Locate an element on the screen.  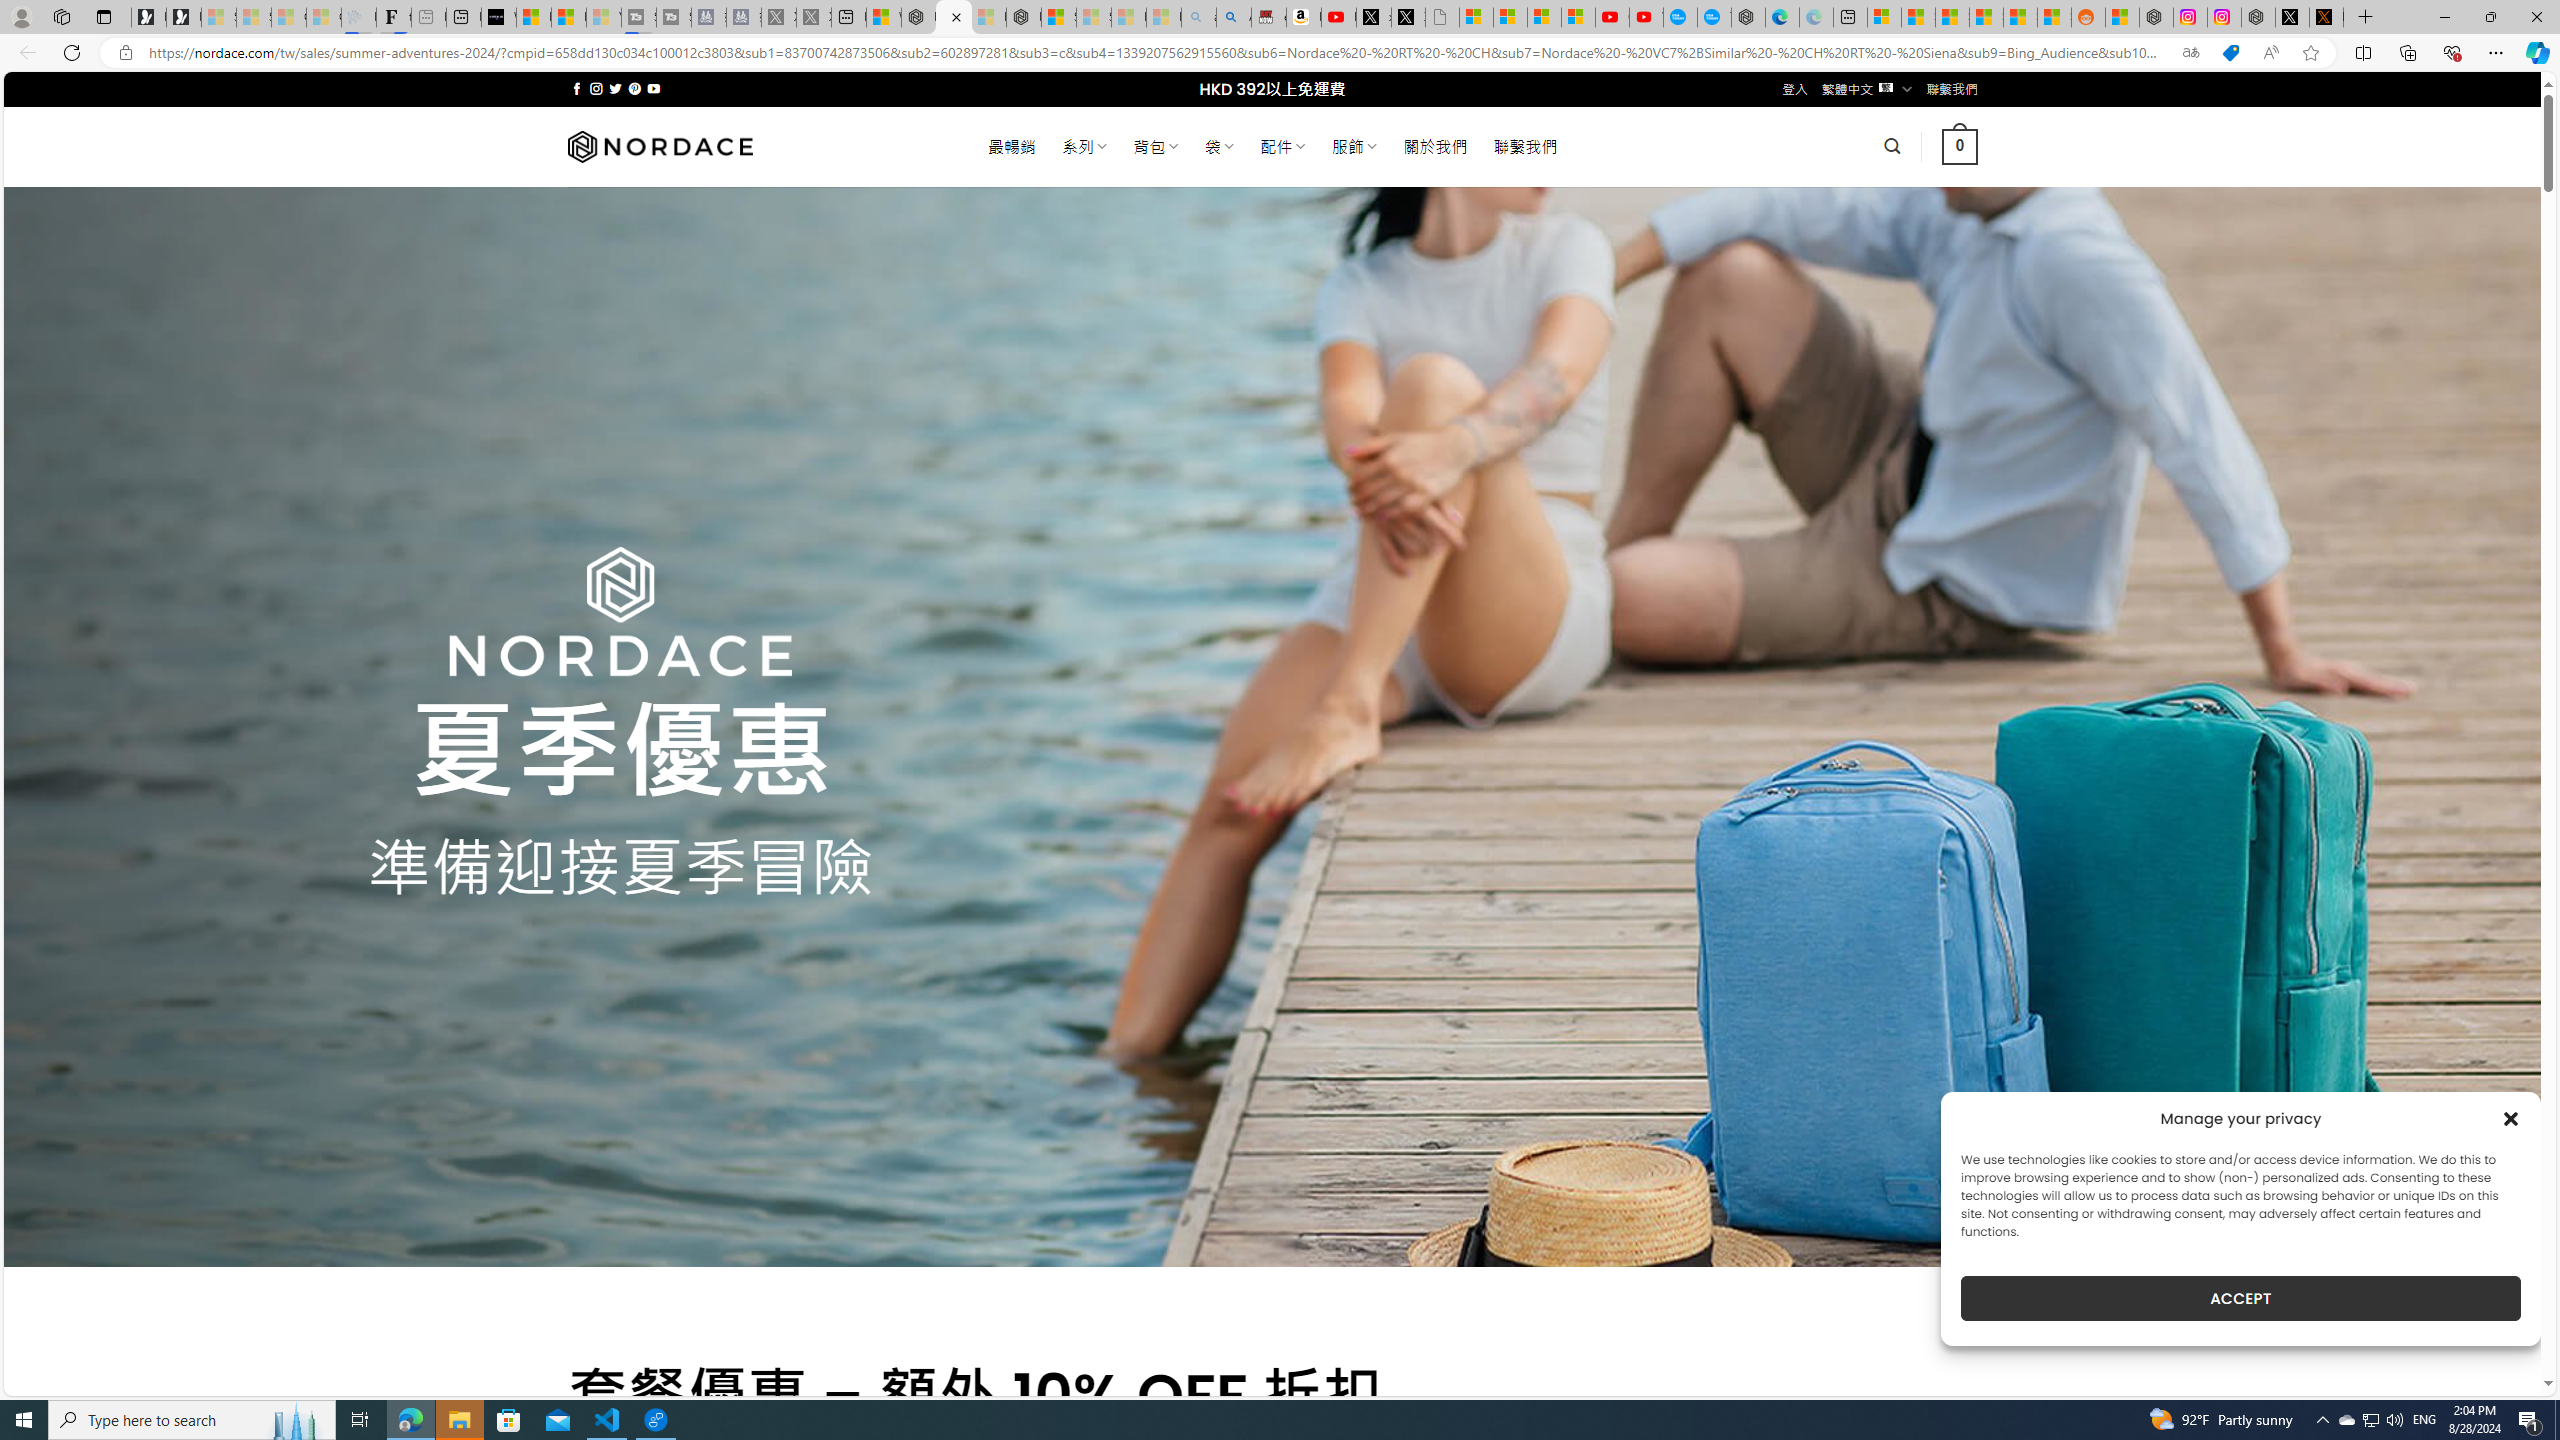
'Newsletter Sign Up' is located at coordinates (183, 16).